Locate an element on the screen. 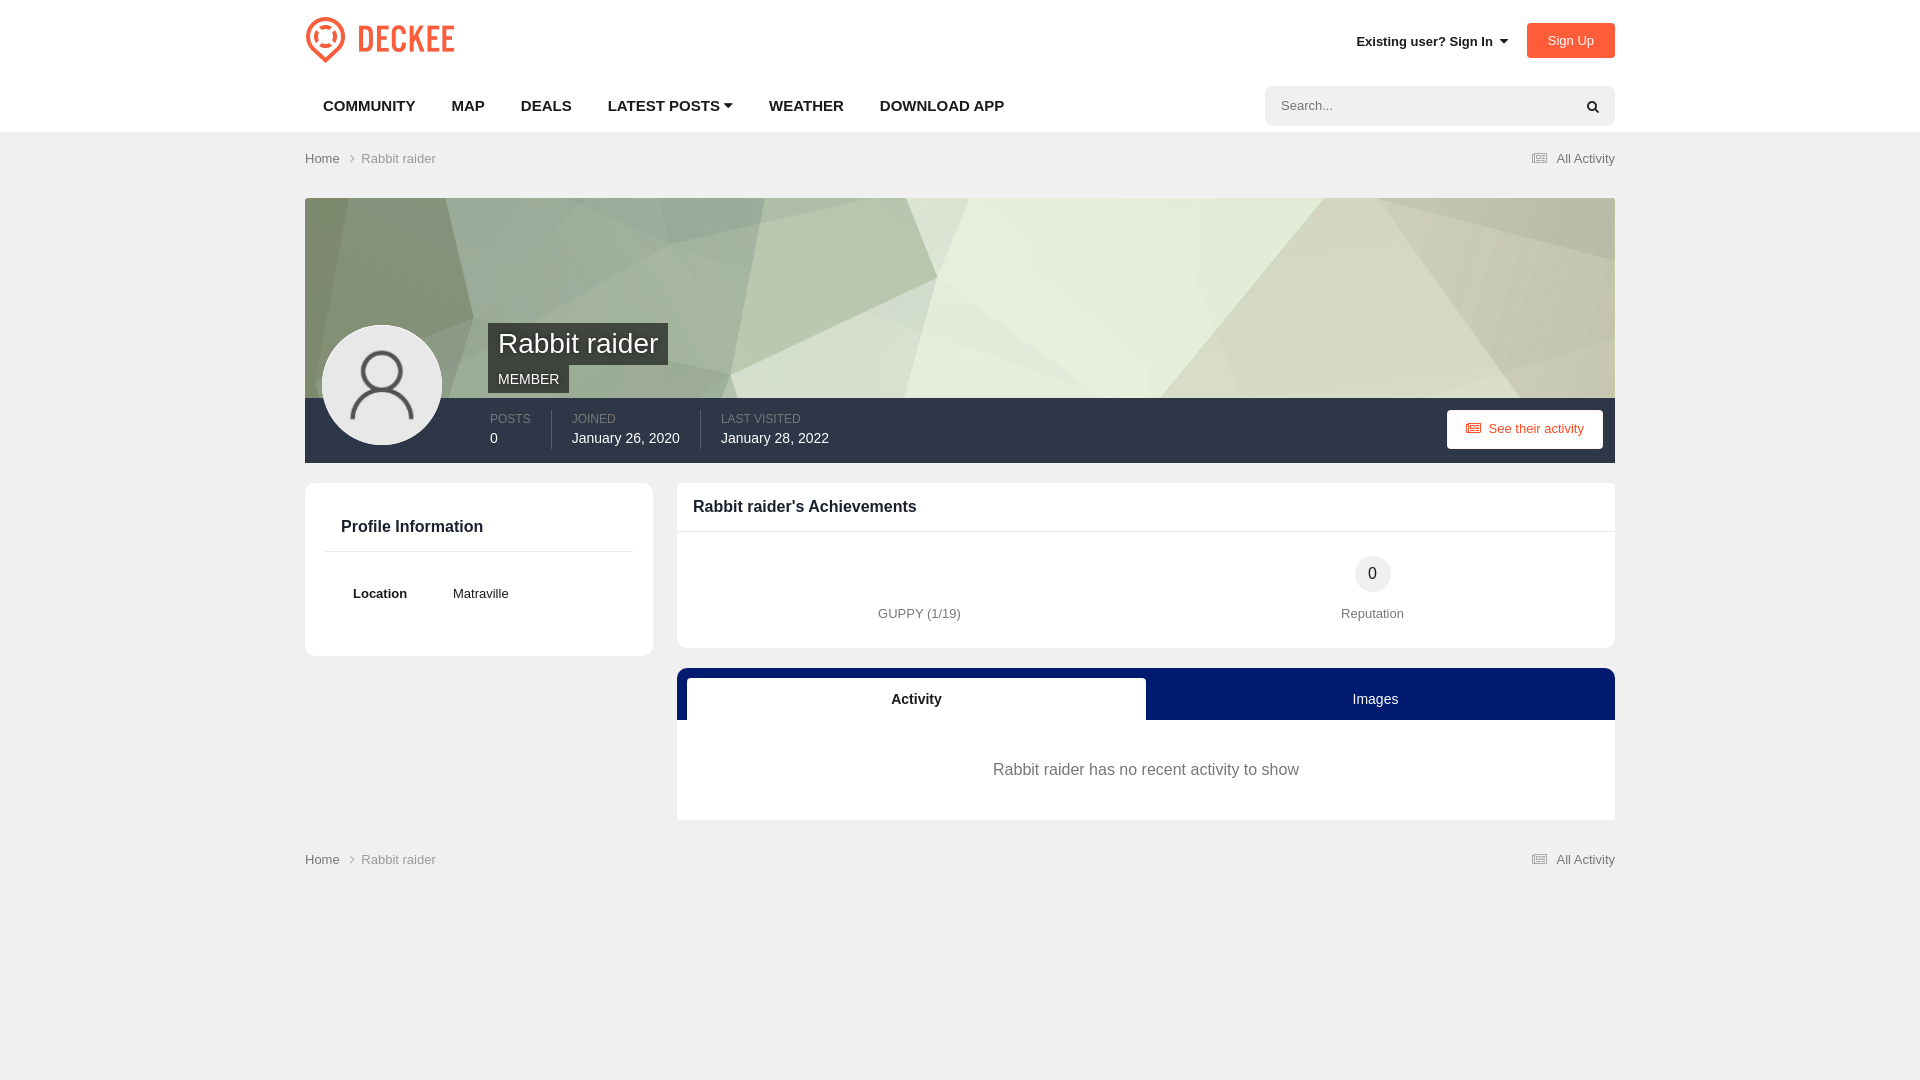 The height and width of the screenshot is (1080, 1920). 'MAP' is located at coordinates (467, 105).